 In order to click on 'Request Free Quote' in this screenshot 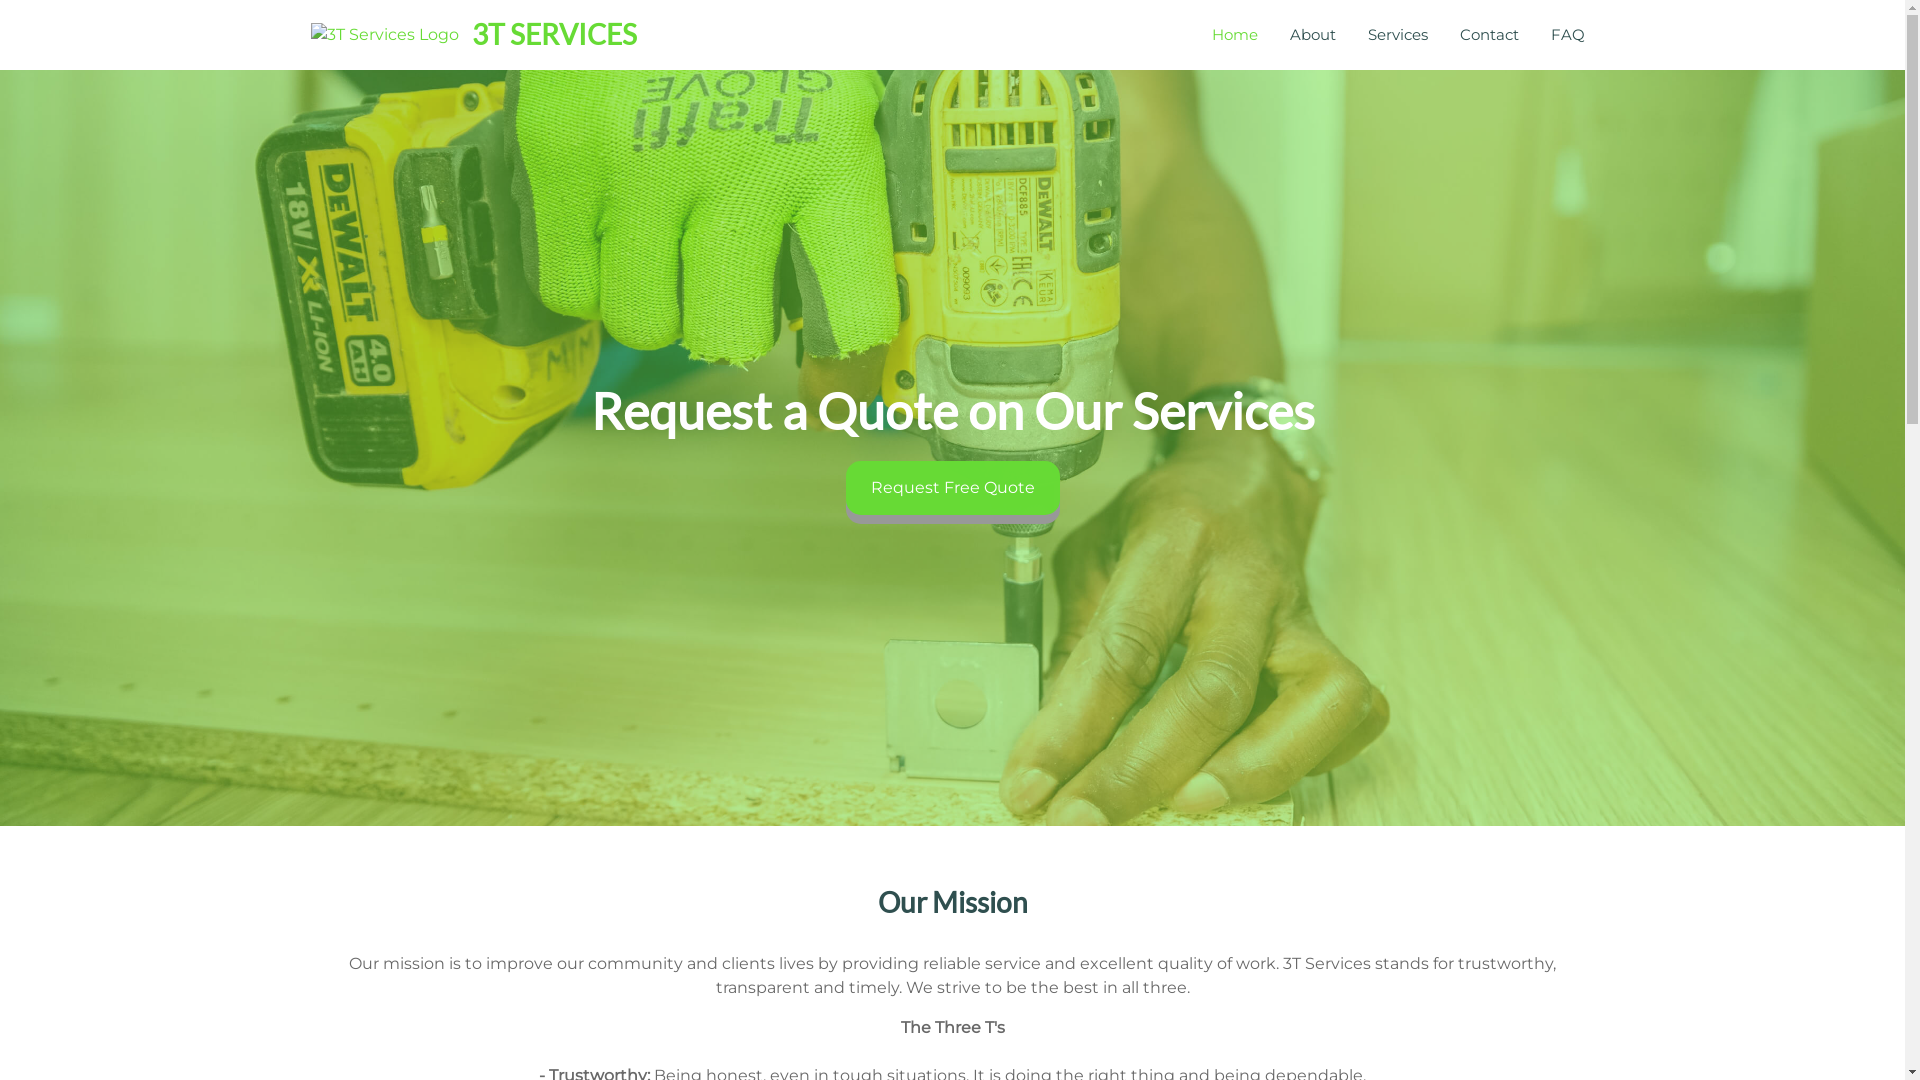, I will do `click(952, 488)`.